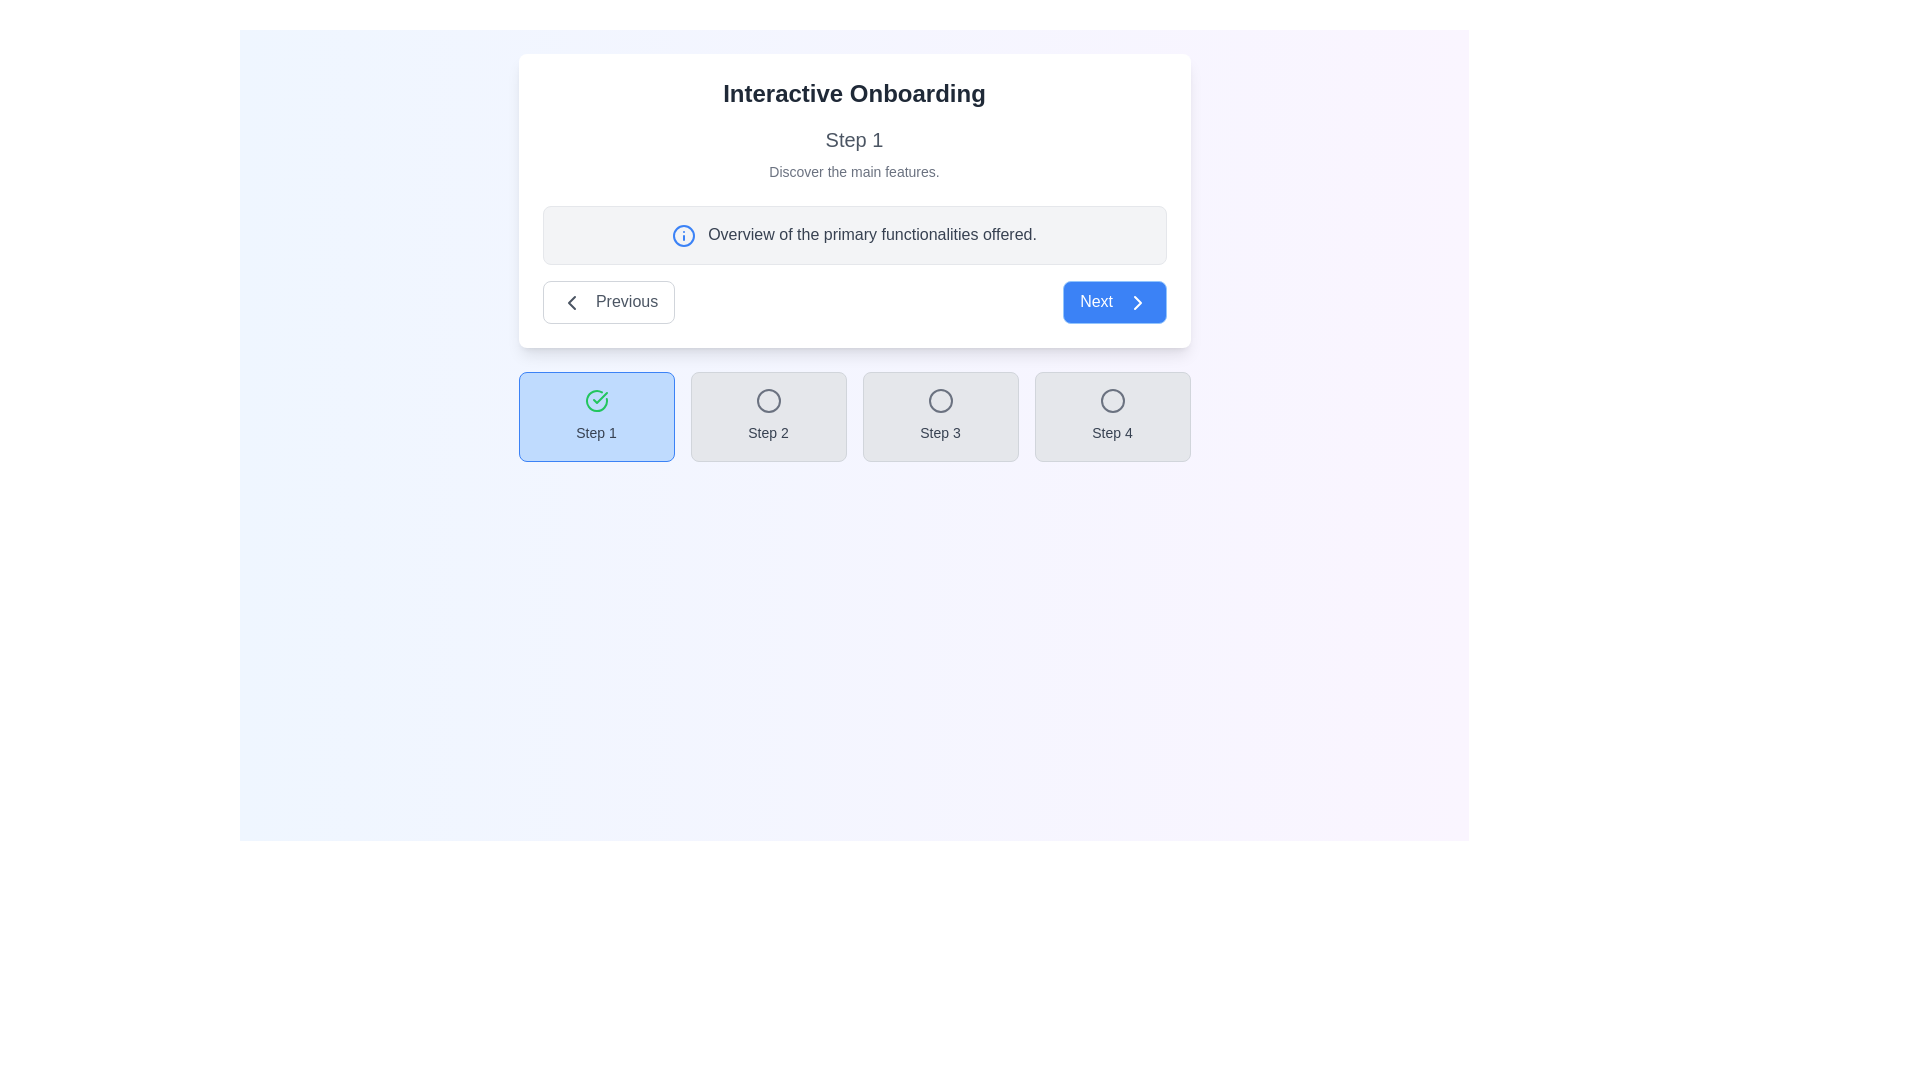  I want to click on the fourth step button-like indicator, so click(1111, 415).